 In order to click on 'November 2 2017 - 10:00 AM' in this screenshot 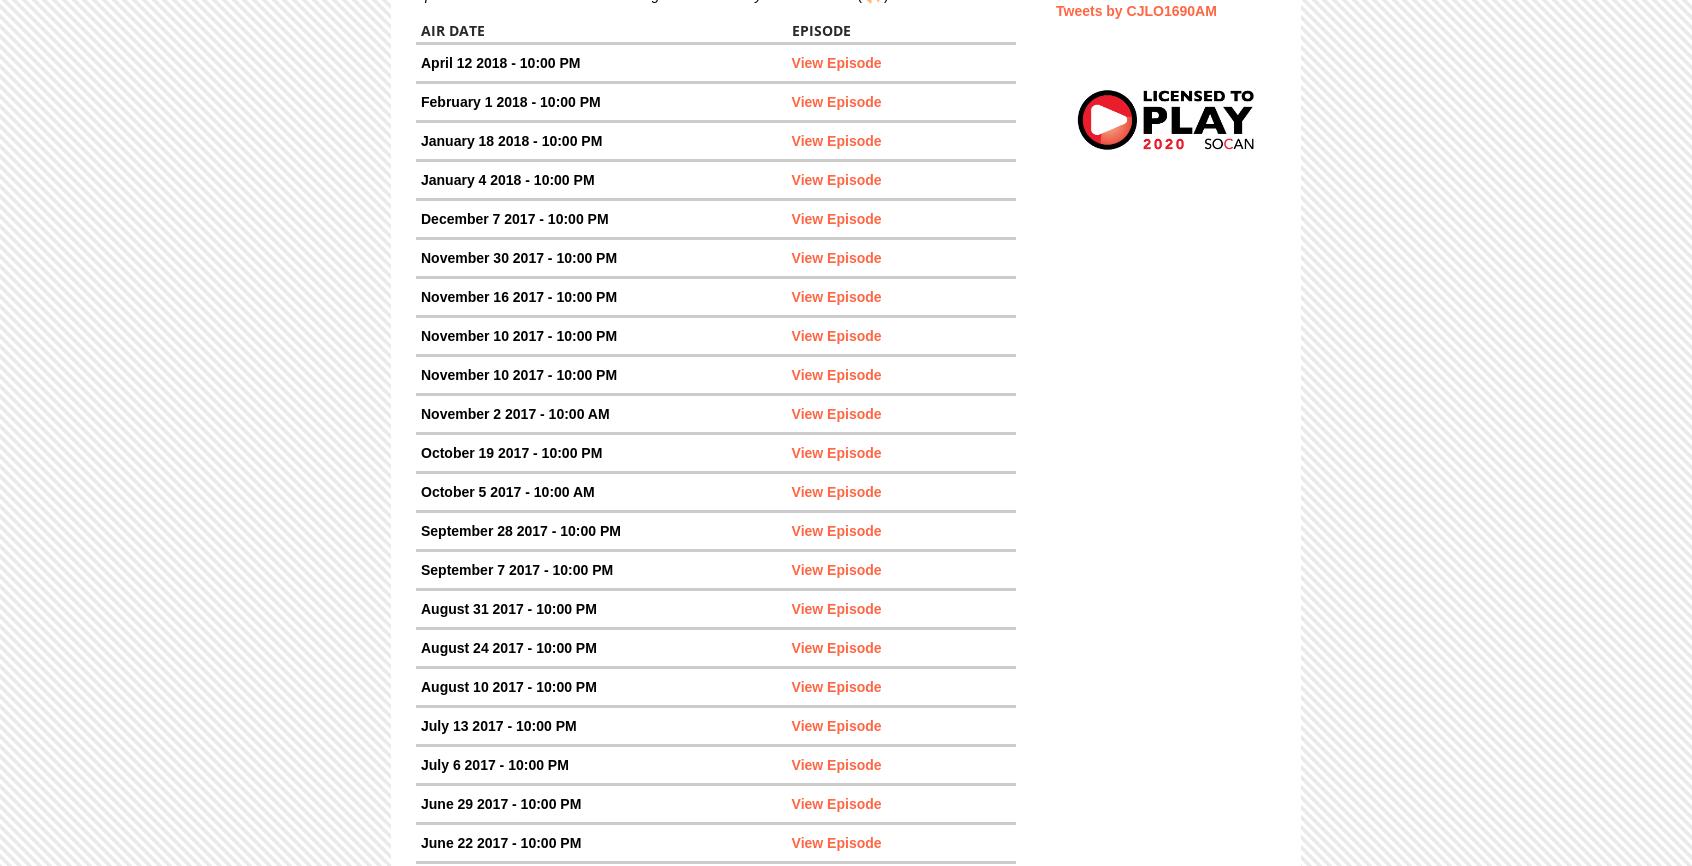, I will do `click(515, 411)`.